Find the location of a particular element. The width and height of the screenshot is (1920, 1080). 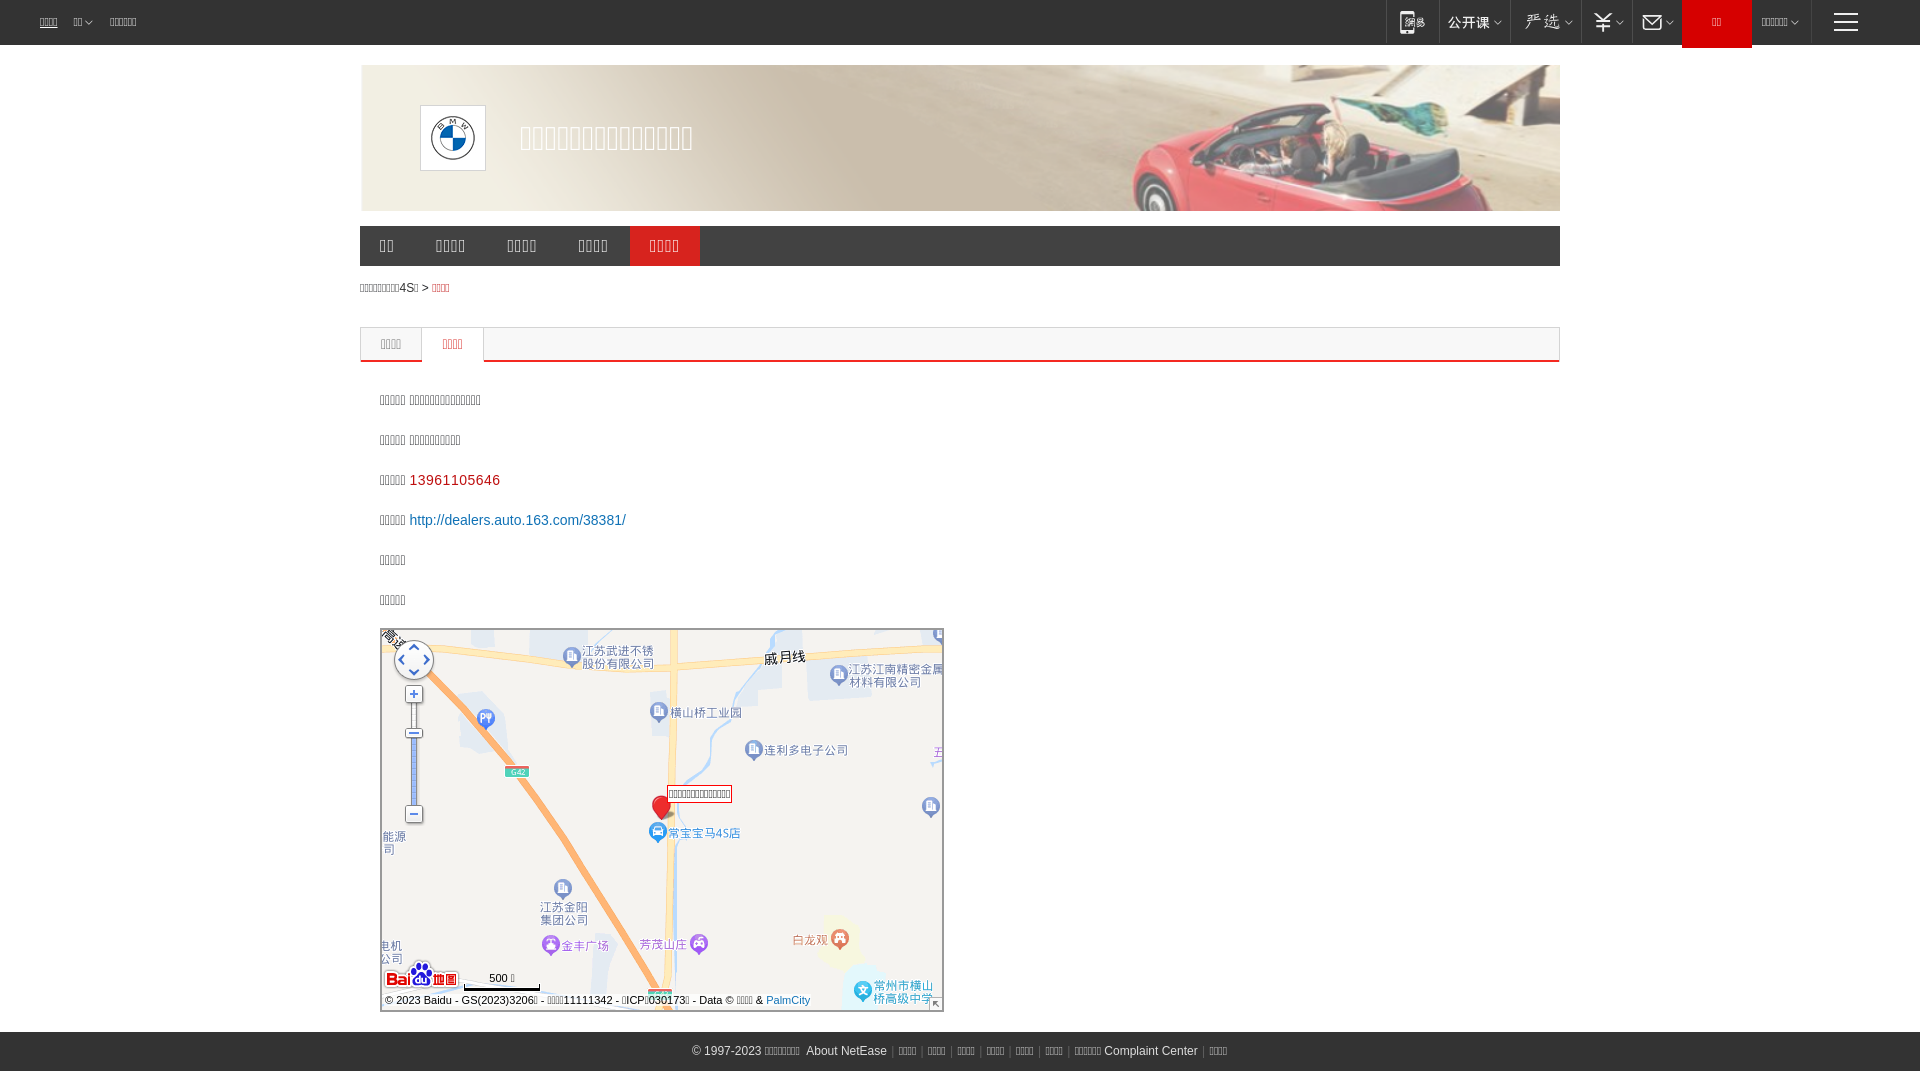

'About NetEase' is located at coordinates (805, 1049).